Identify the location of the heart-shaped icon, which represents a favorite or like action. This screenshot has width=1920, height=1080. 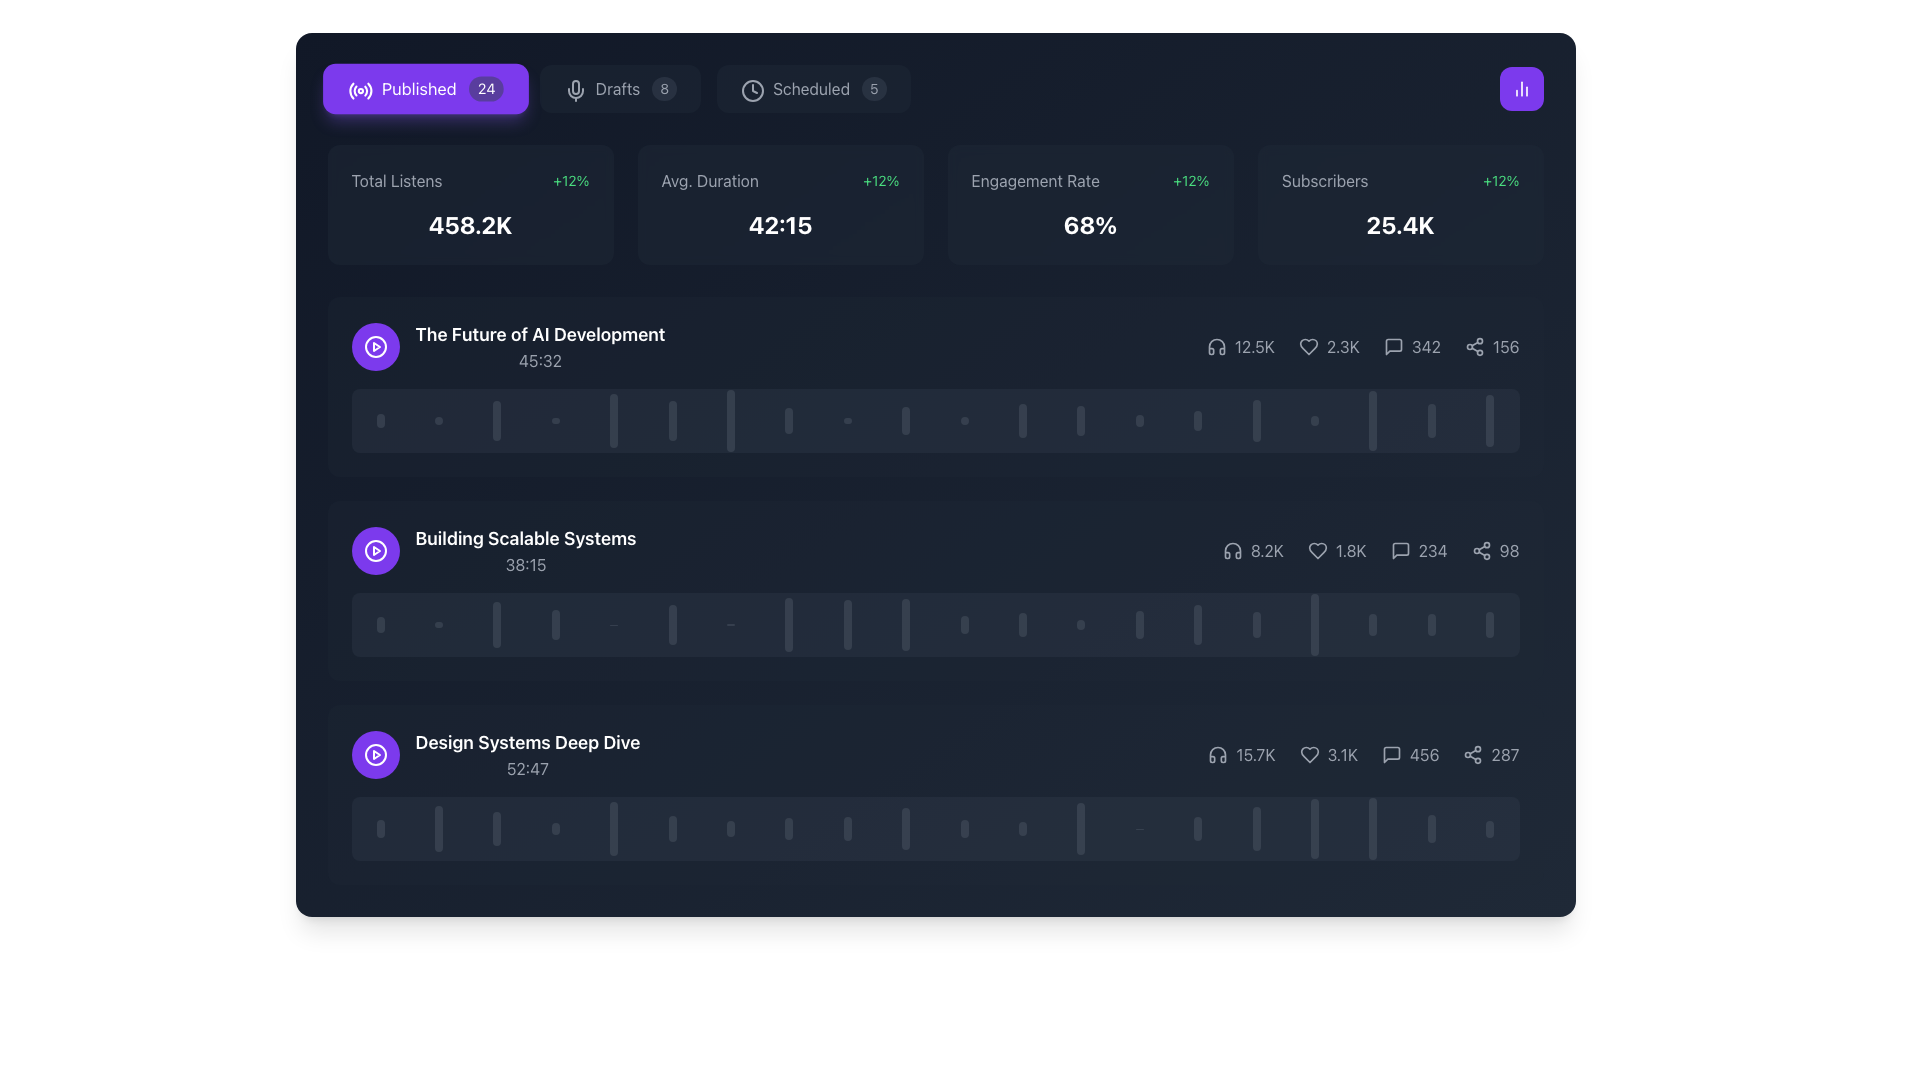
(1308, 346).